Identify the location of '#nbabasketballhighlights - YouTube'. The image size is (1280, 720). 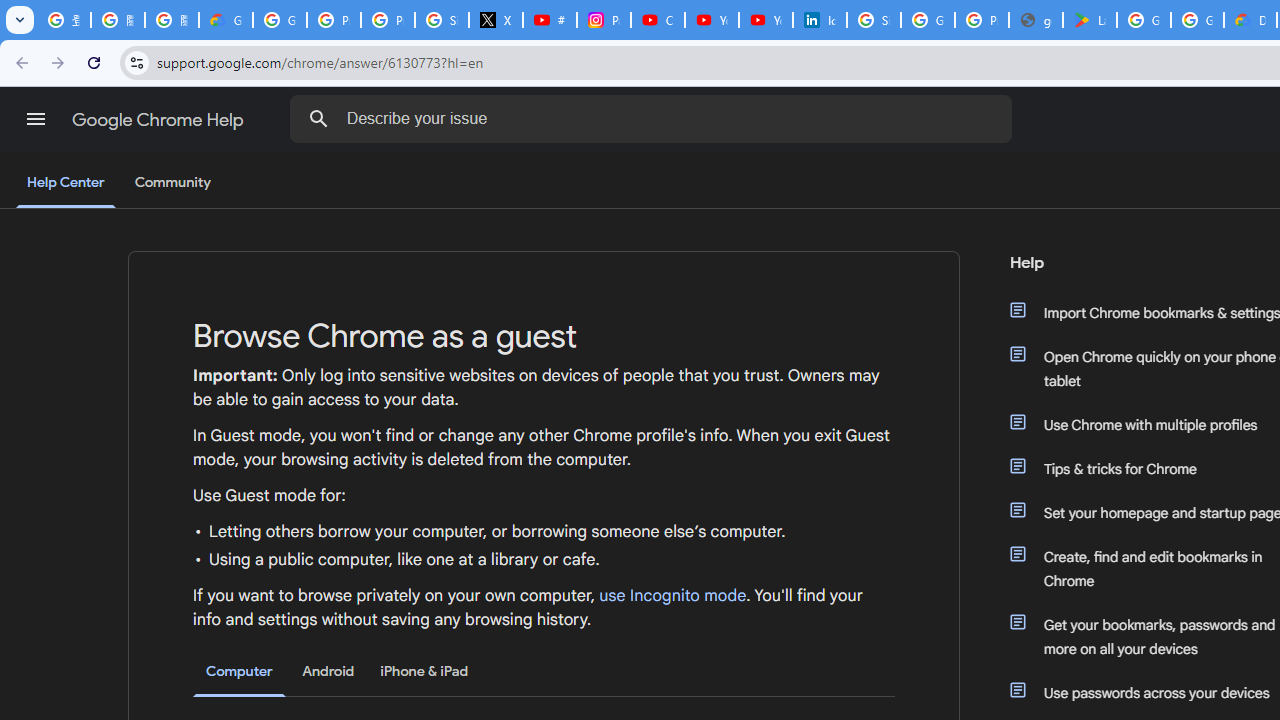
(550, 20).